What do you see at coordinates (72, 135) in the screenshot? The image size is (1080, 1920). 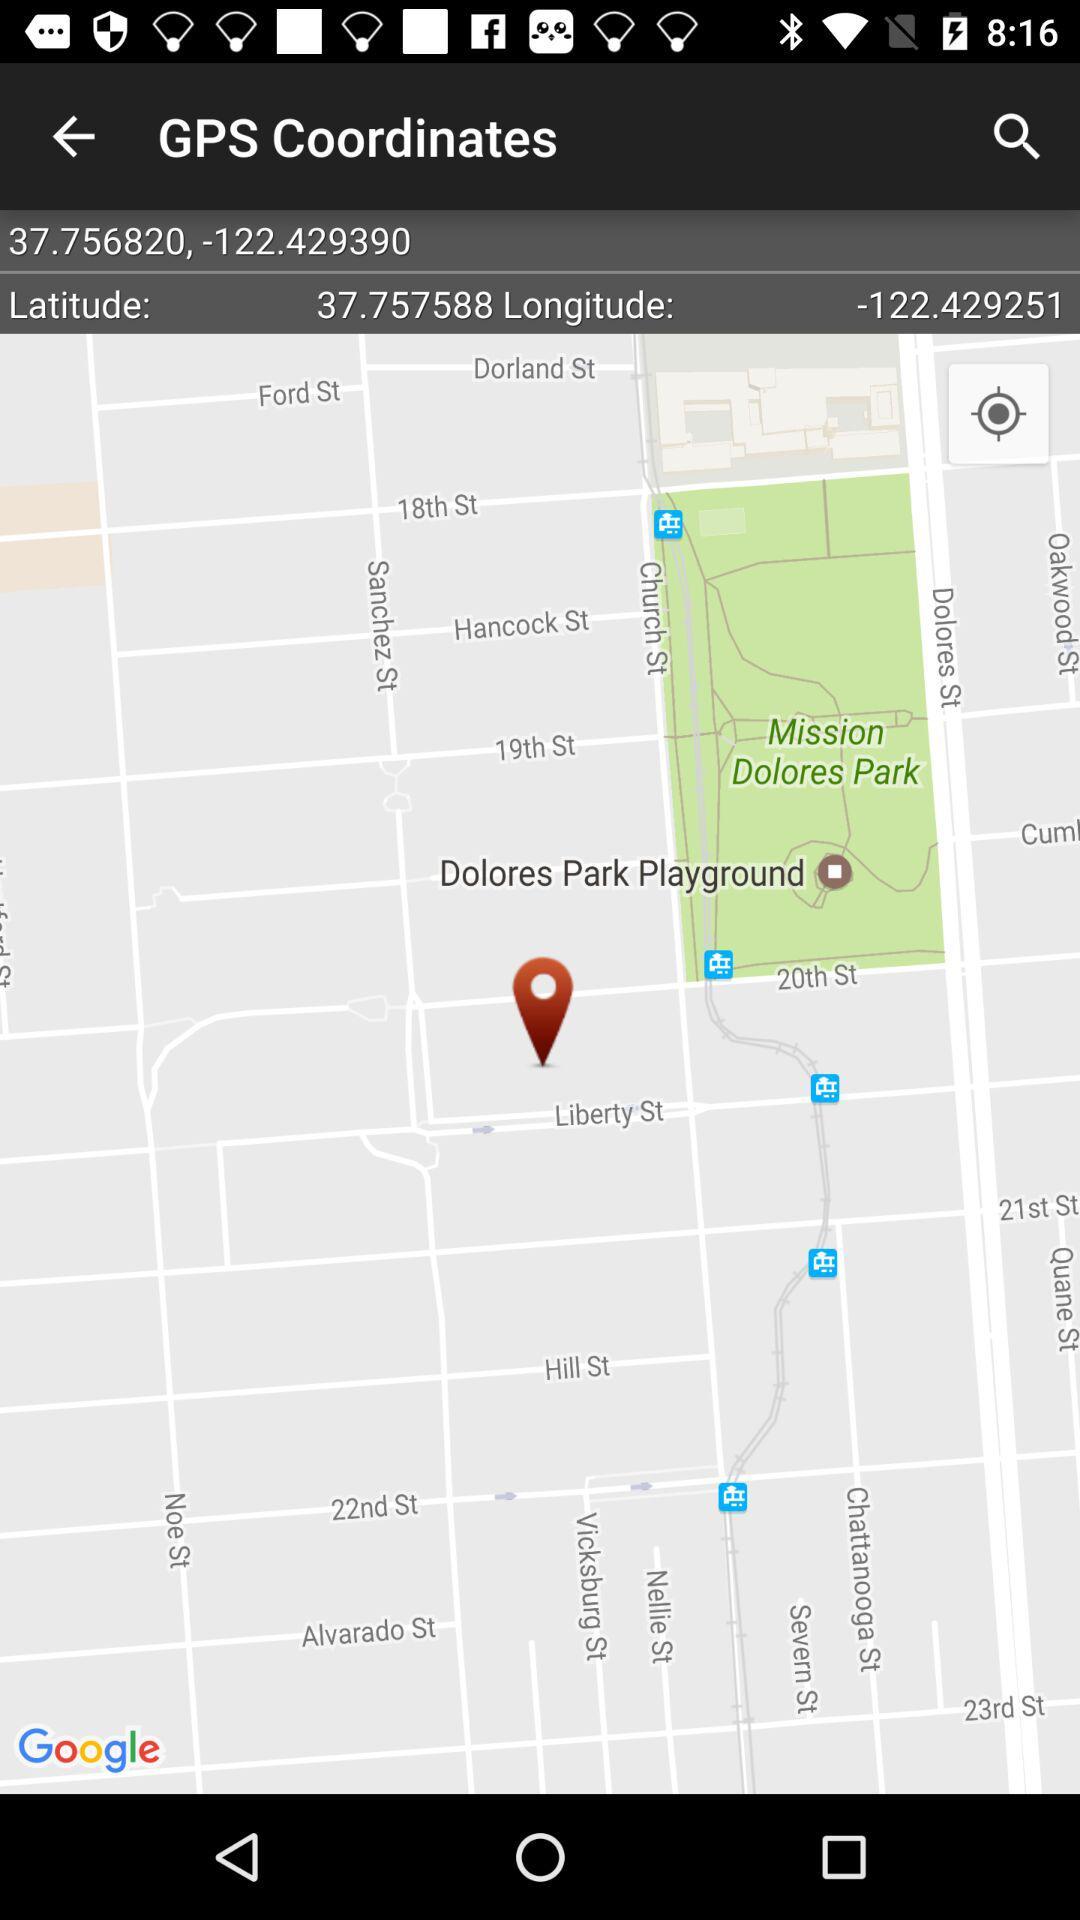 I see `item above 37 756820 122` at bounding box center [72, 135].